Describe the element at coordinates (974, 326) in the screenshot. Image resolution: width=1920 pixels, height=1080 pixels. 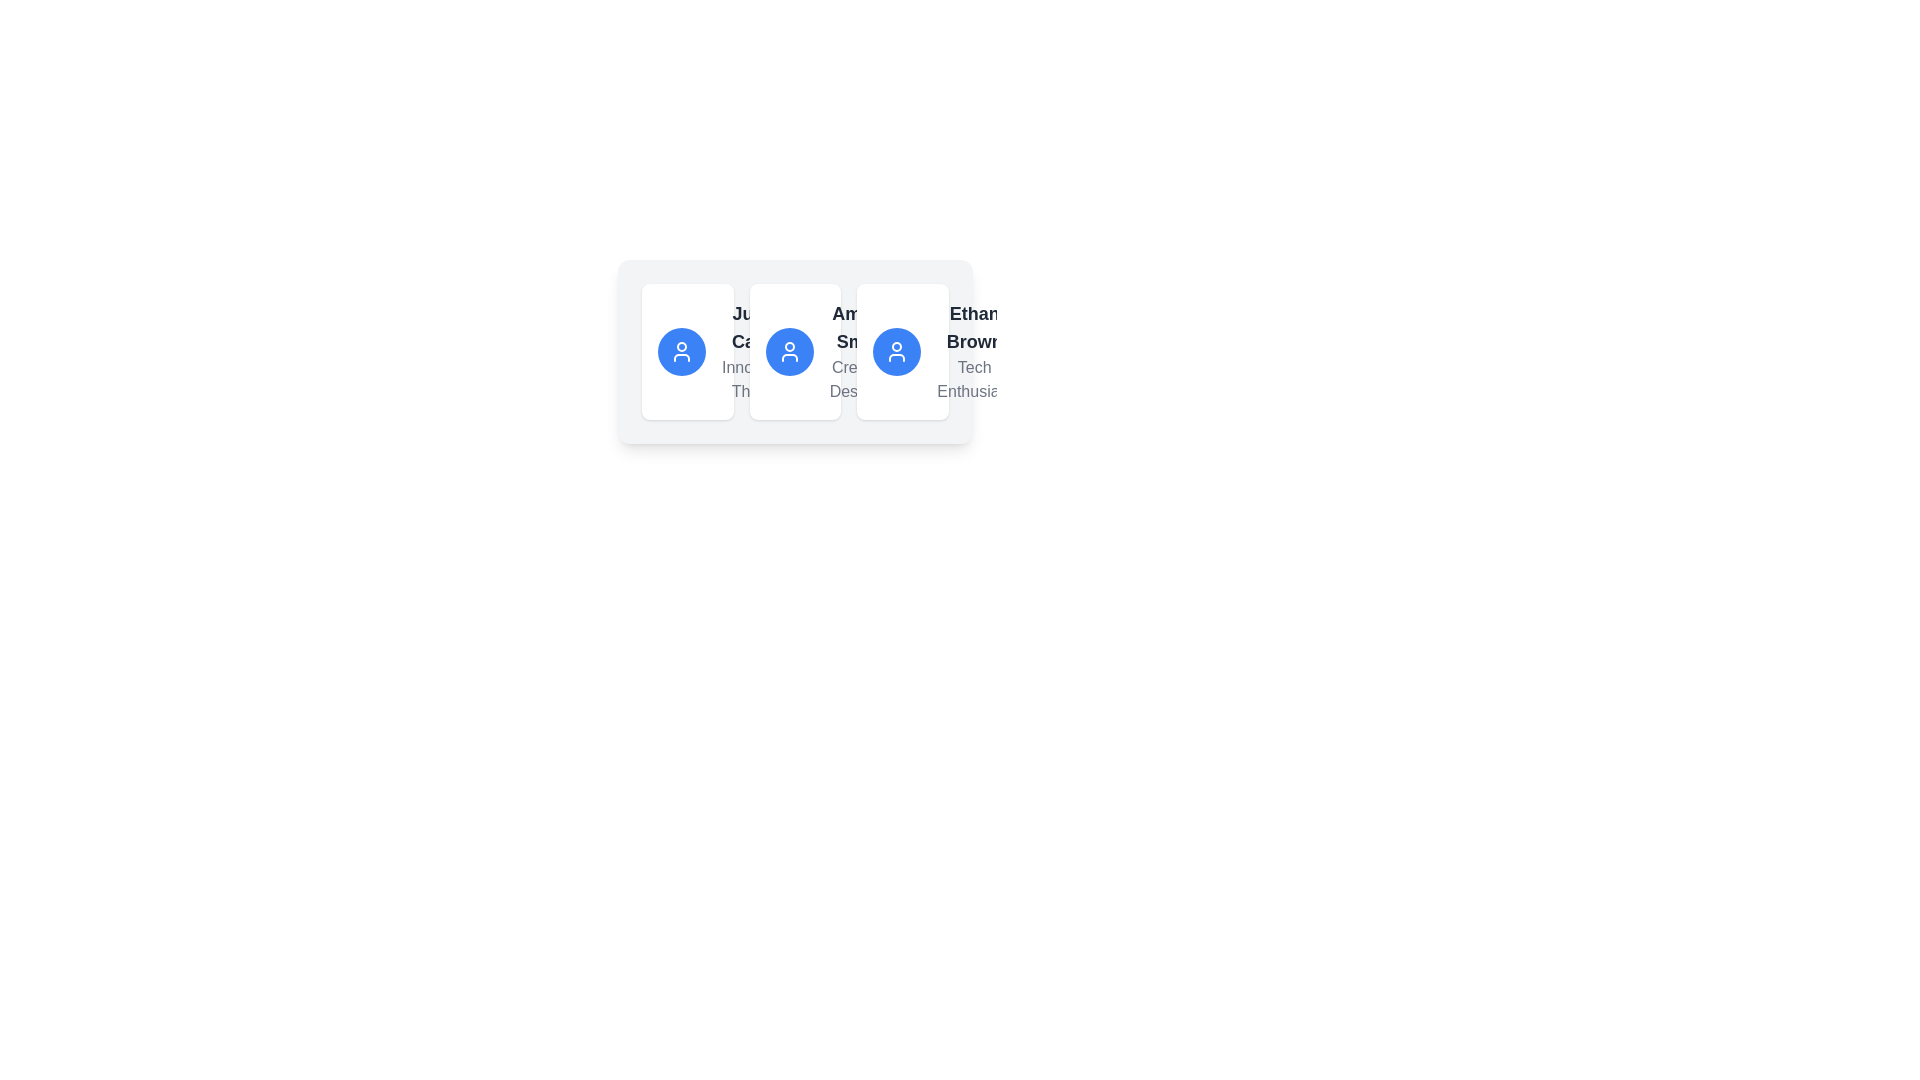
I see `the text label displaying the name 'Ethan Brown', which is visually prominent and centrally aligned with the profile icon` at that location.